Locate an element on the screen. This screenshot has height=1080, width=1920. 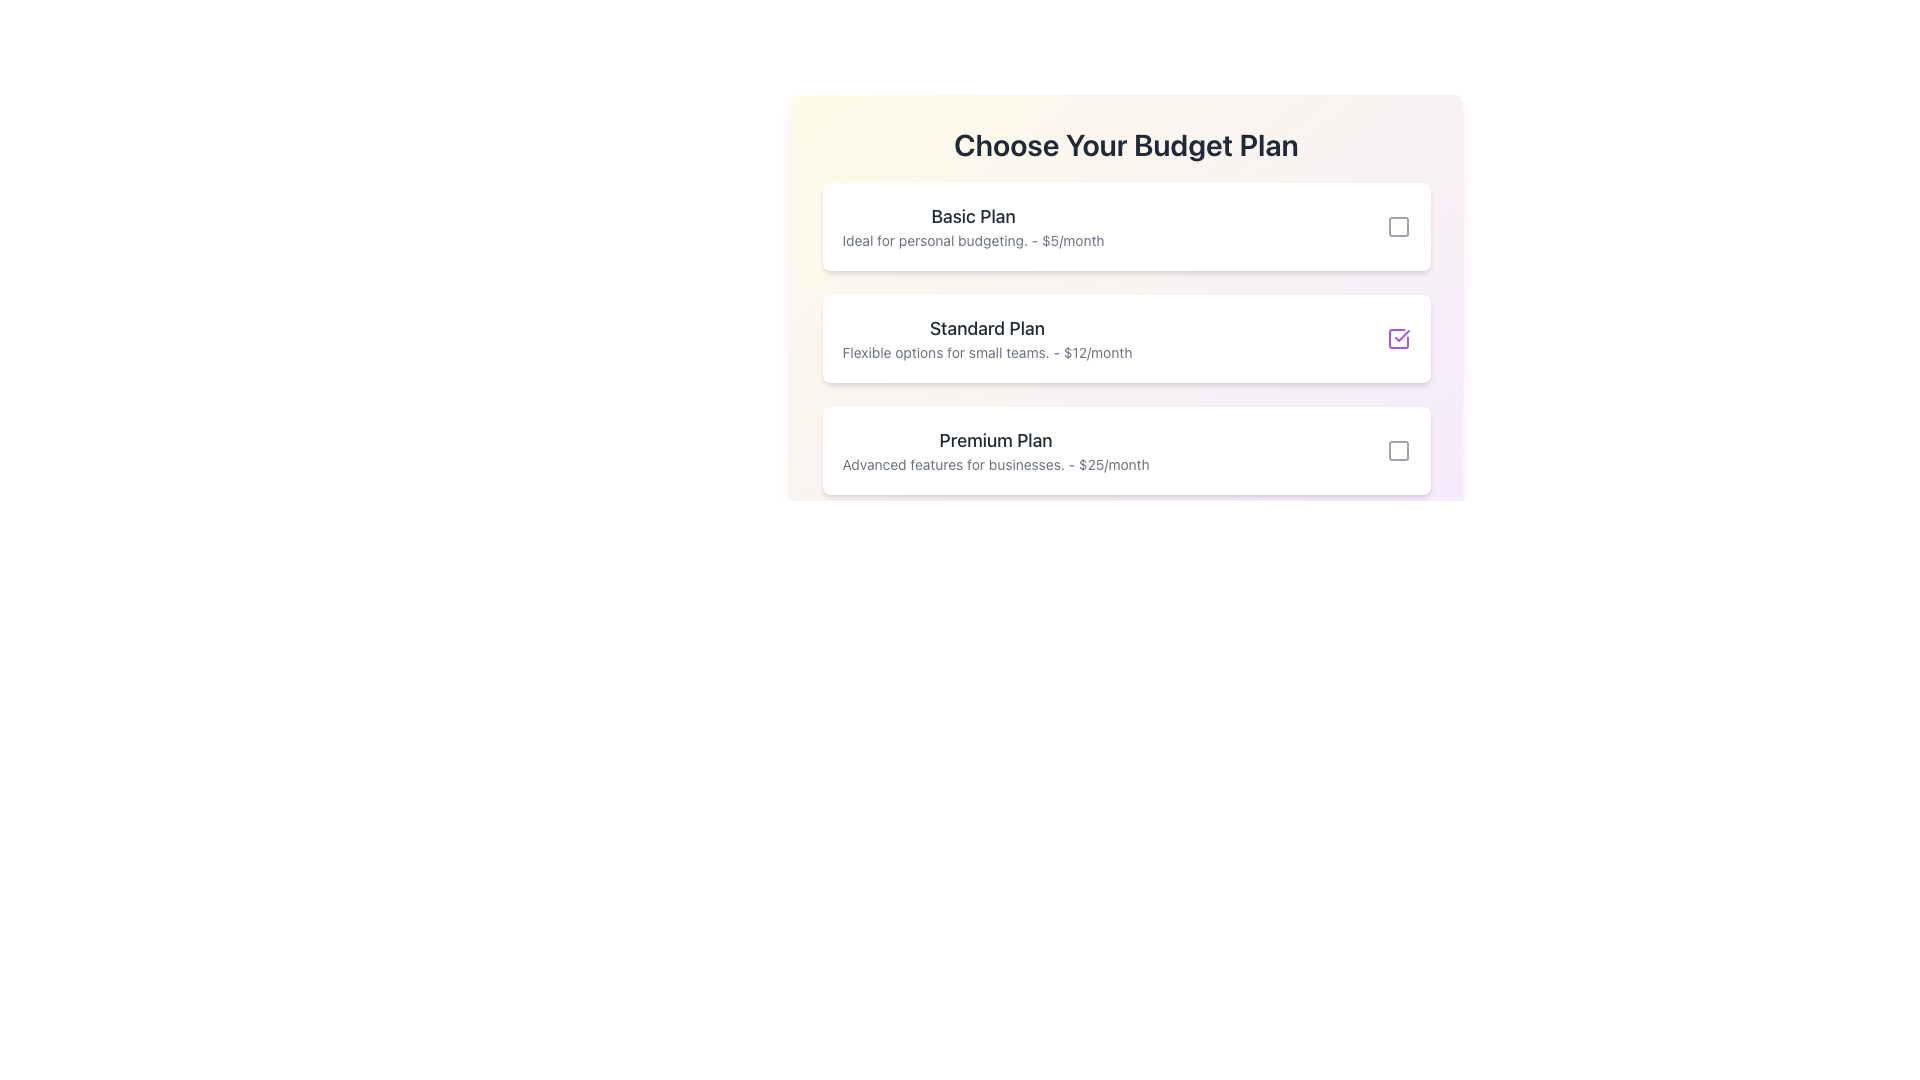
the text label that reads 'Ideal for personal budgeting. - $5/month', which is located below the heading 'Basic Plan' in the first plan option section is located at coordinates (973, 239).